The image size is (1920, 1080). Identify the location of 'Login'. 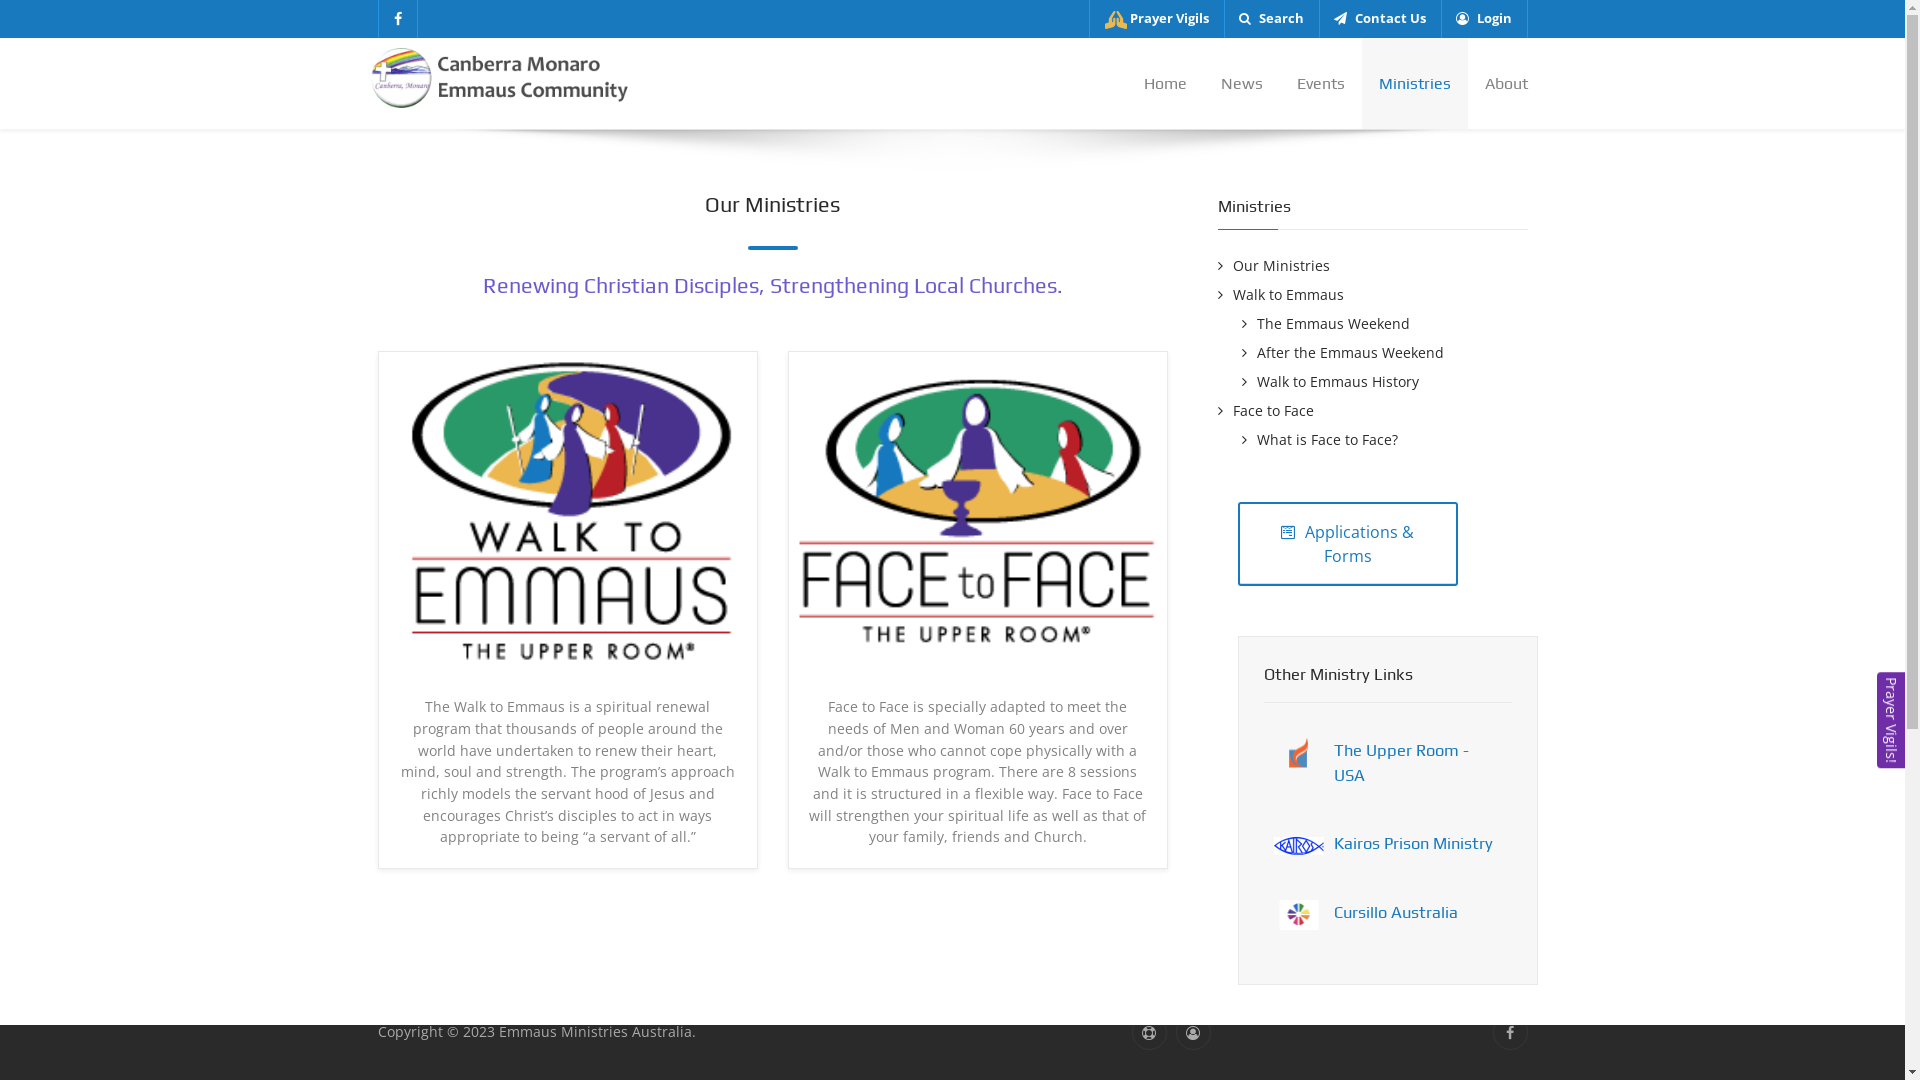
(1483, 19).